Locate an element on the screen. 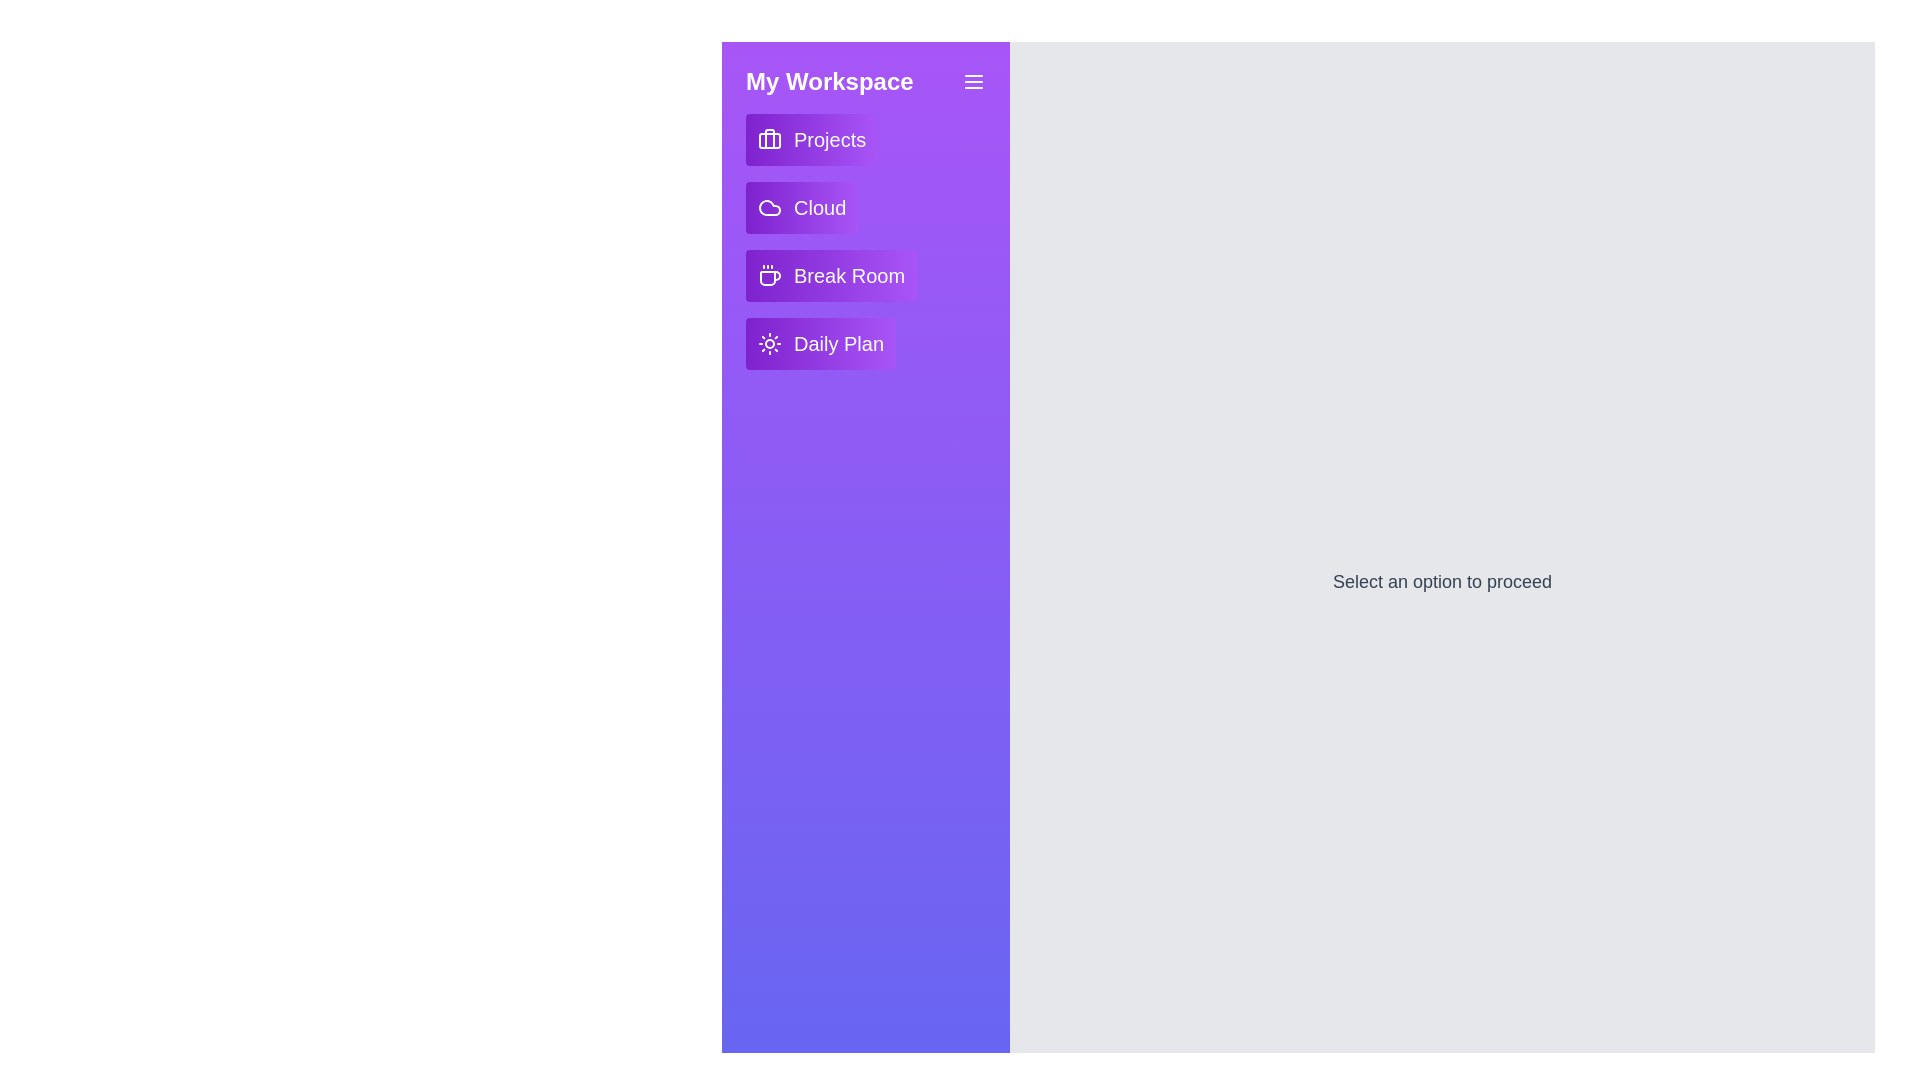 This screenshot has width=1920, height=1080. the interactive element Break Room is located at coordinates (831, 276).